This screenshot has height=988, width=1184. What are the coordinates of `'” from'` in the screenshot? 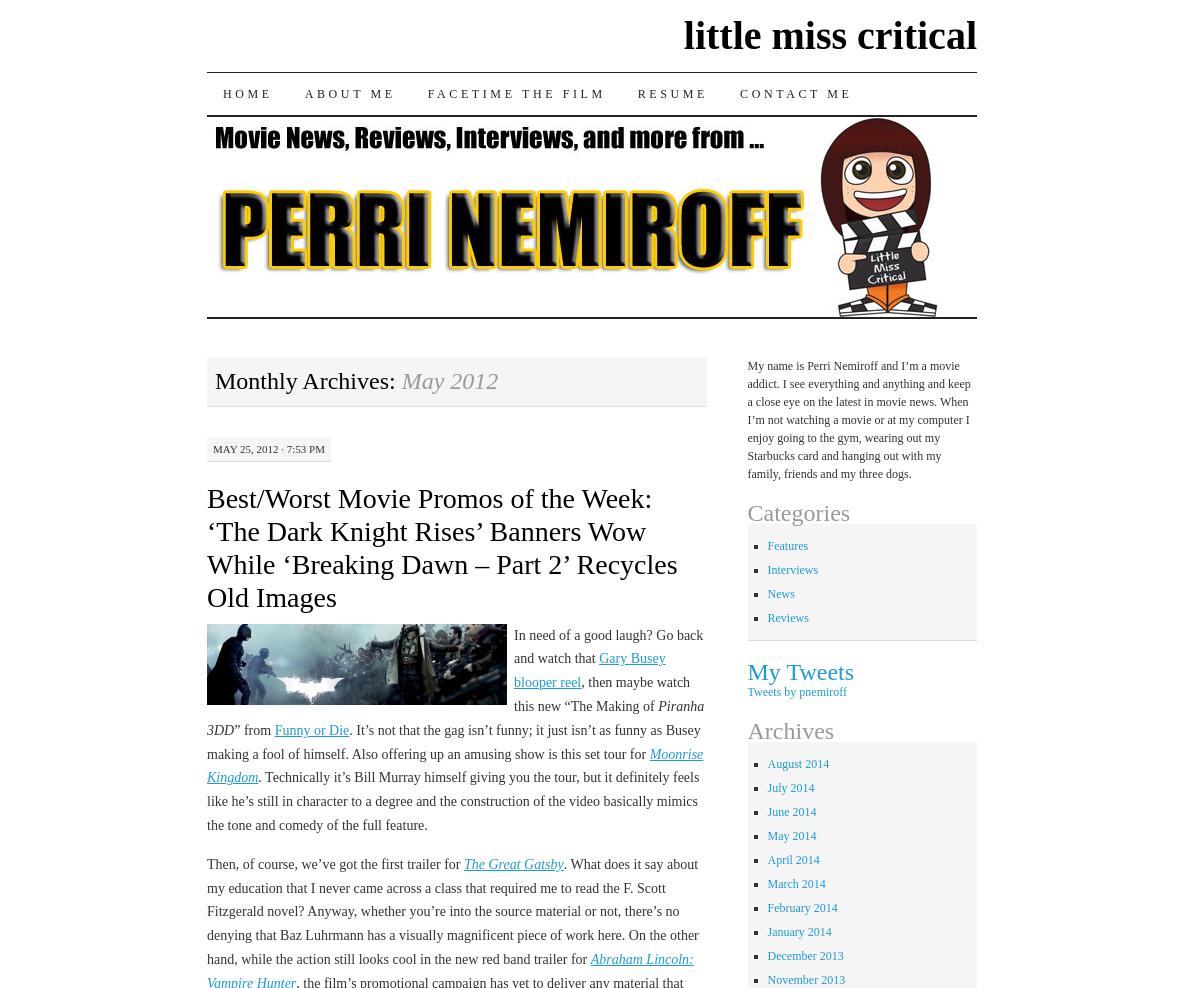 It's located at (253, 729).